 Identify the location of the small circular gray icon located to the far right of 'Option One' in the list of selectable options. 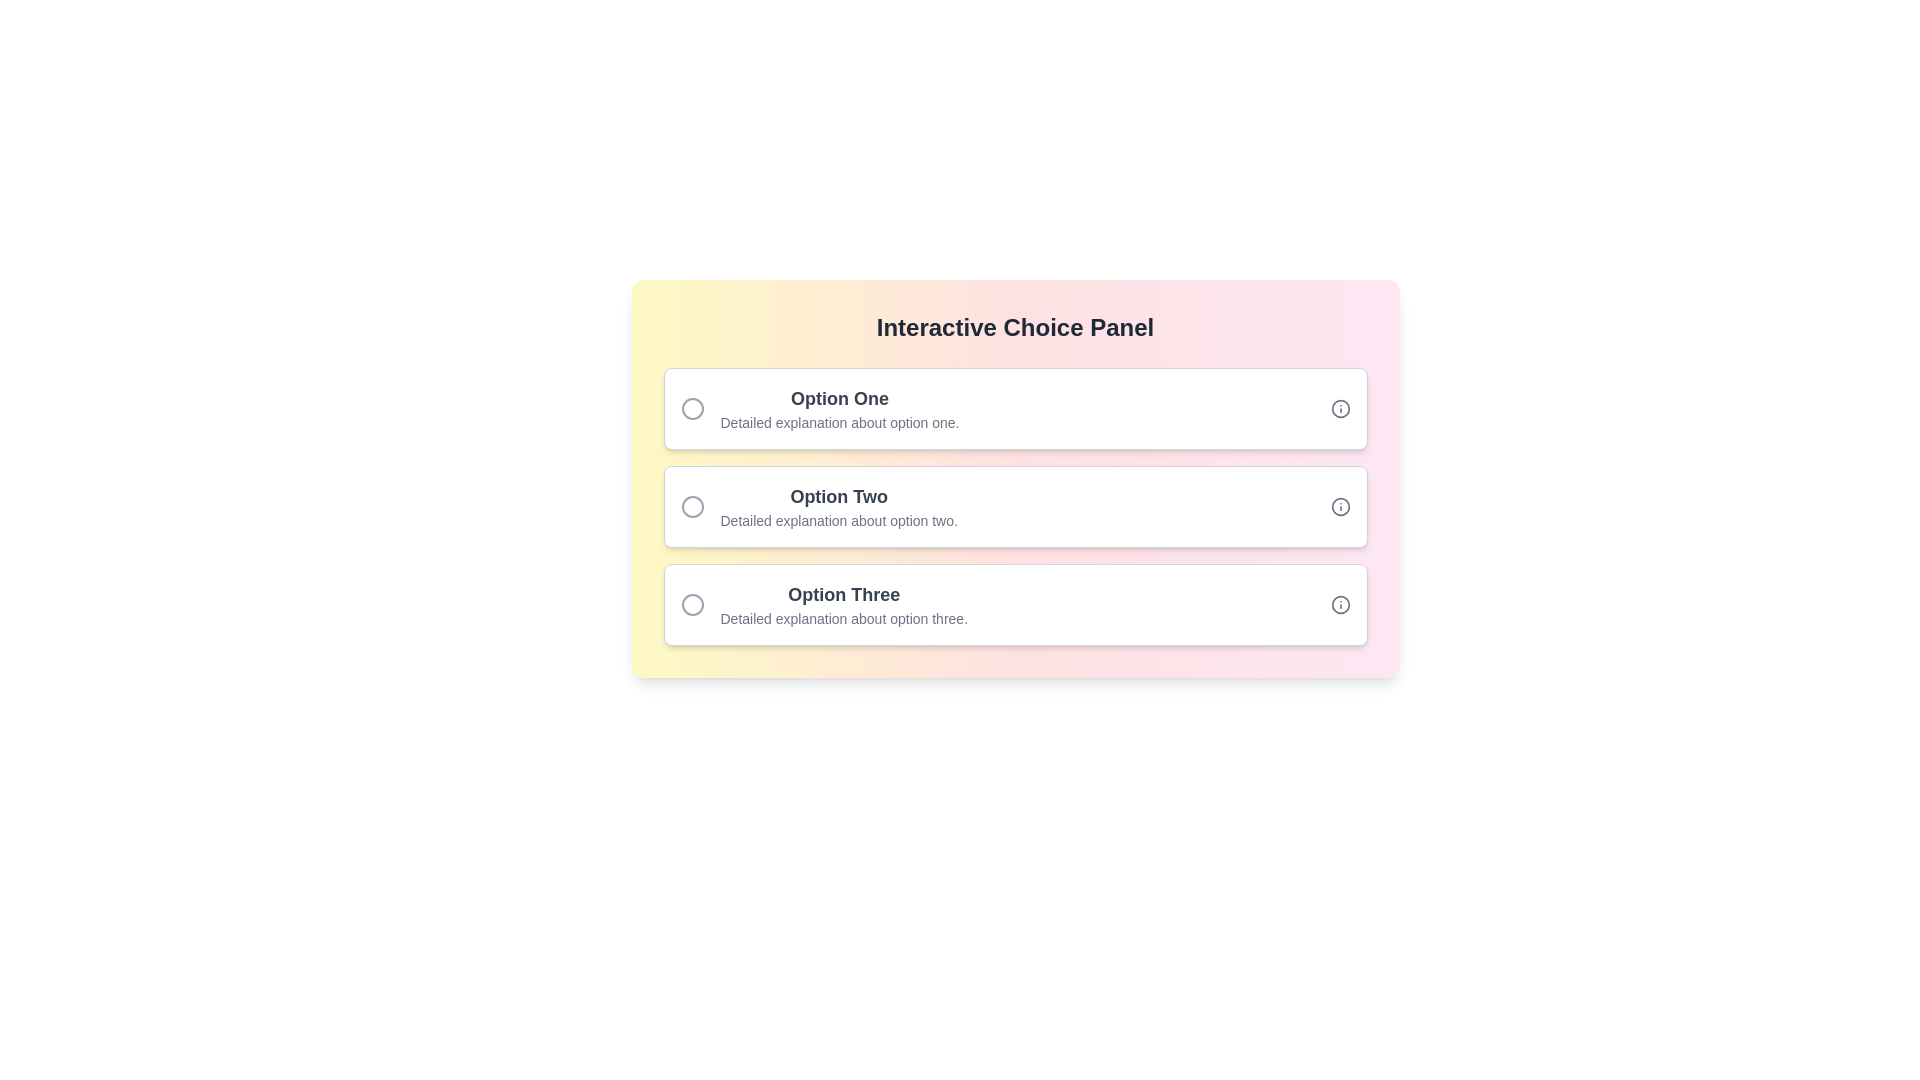
(1340, 407).